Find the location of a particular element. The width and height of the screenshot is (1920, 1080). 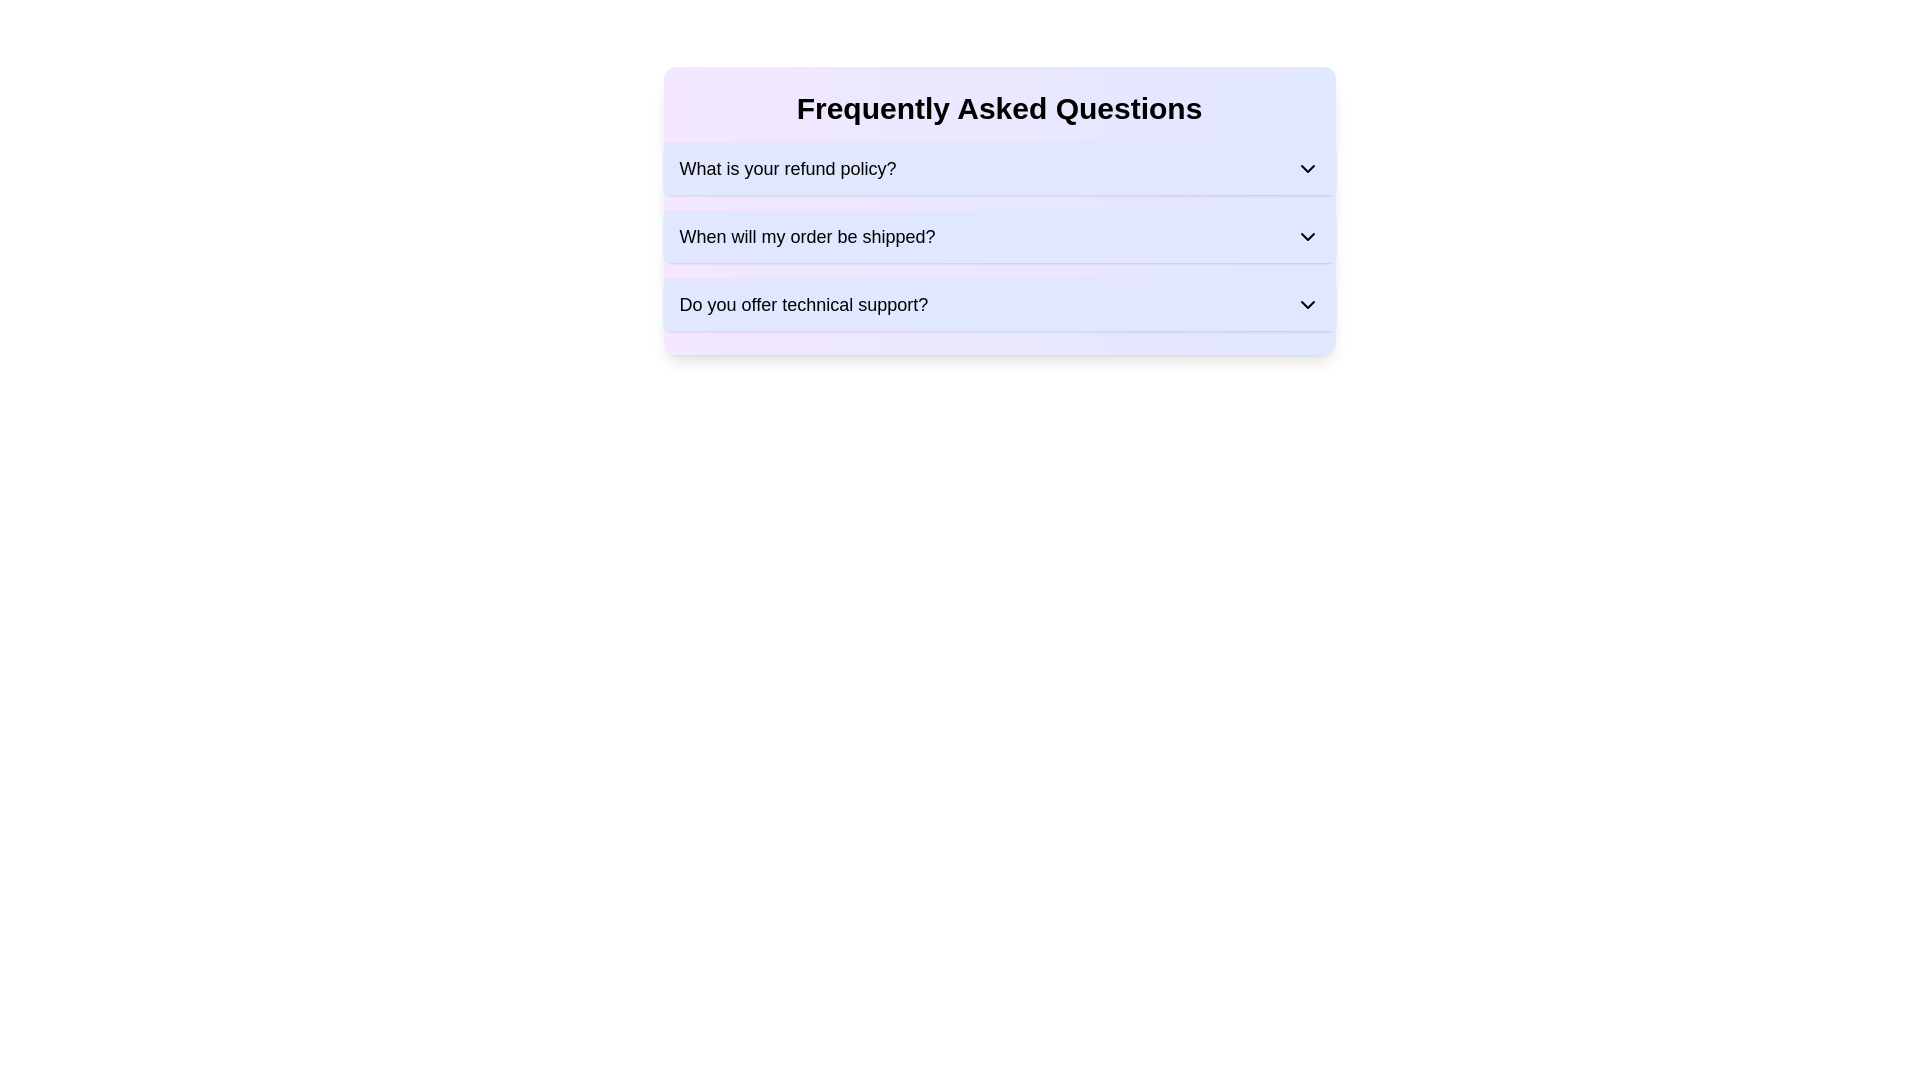

the chevron-down icon located to the far-right of the FAQ row beneath 'When will my order be shipped?' is located at coordinates (1307, 235).